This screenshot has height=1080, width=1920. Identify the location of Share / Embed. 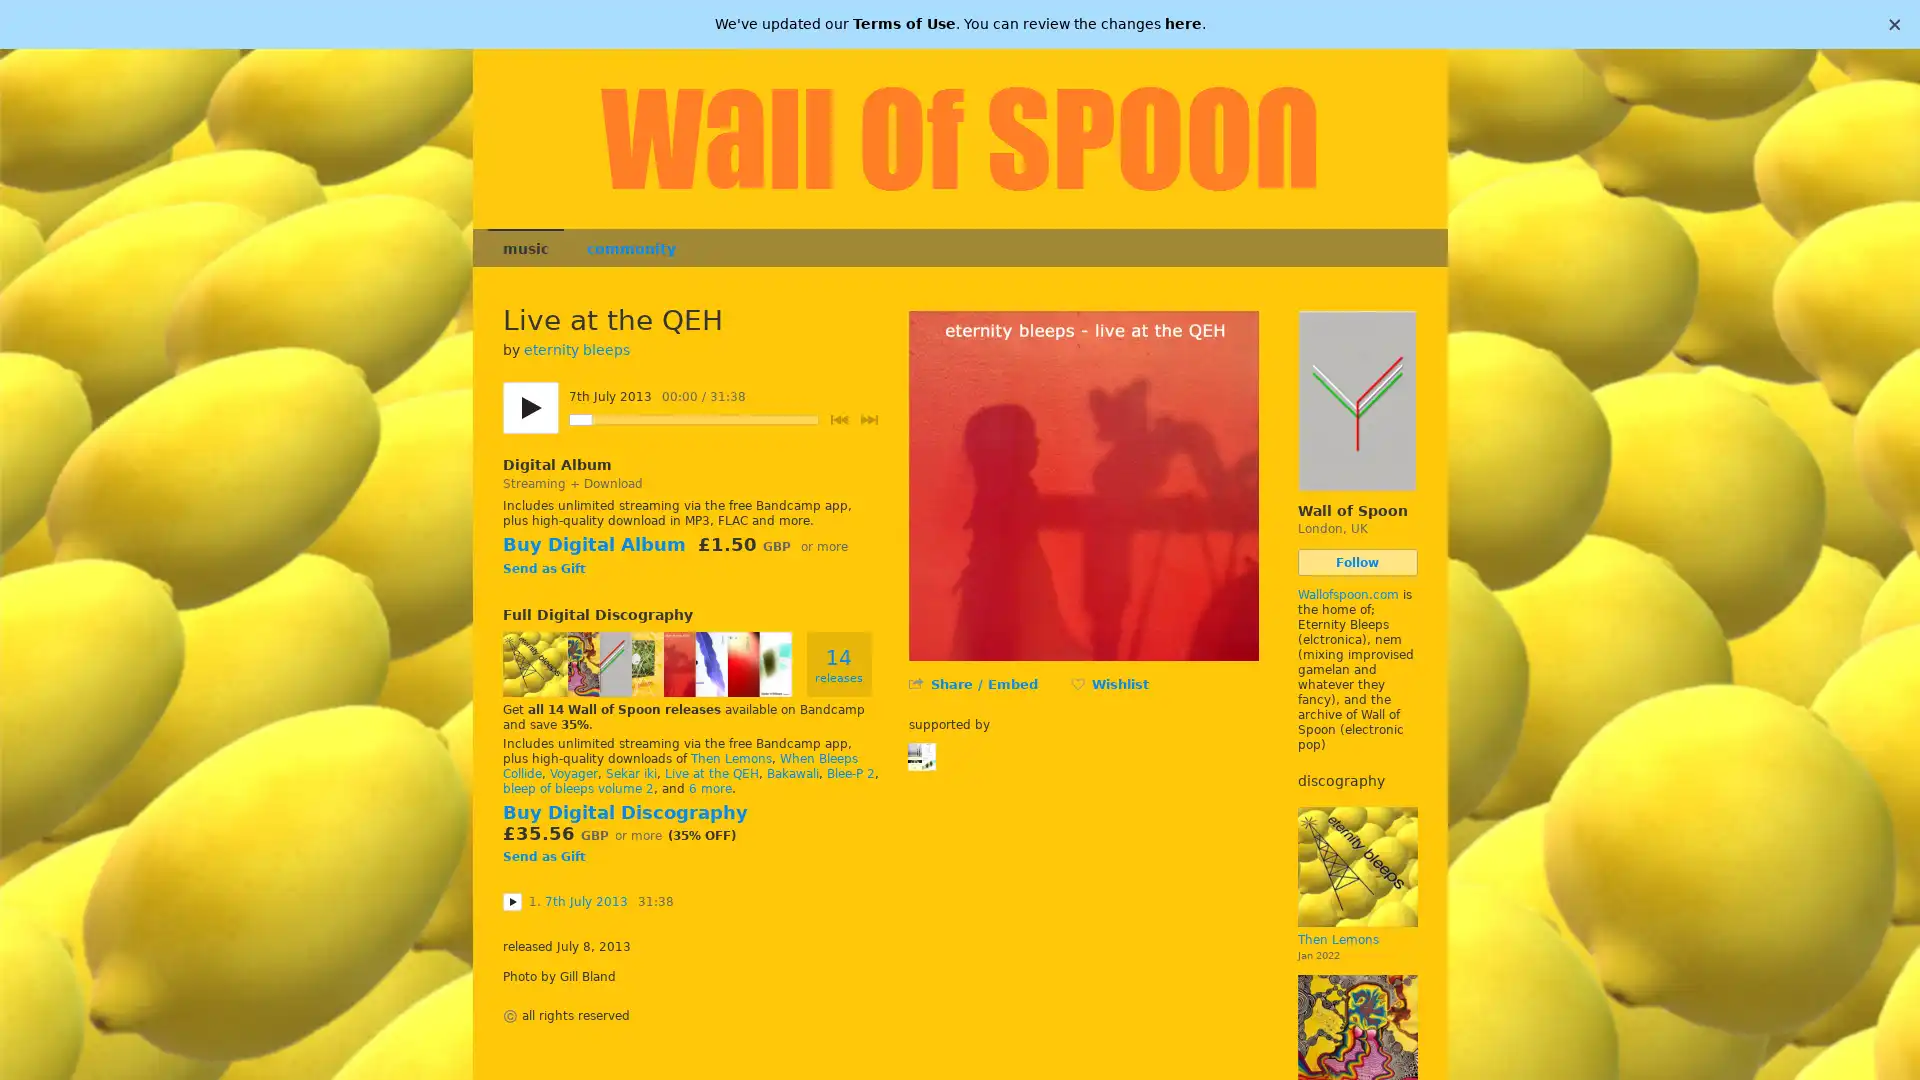
(983, 683).